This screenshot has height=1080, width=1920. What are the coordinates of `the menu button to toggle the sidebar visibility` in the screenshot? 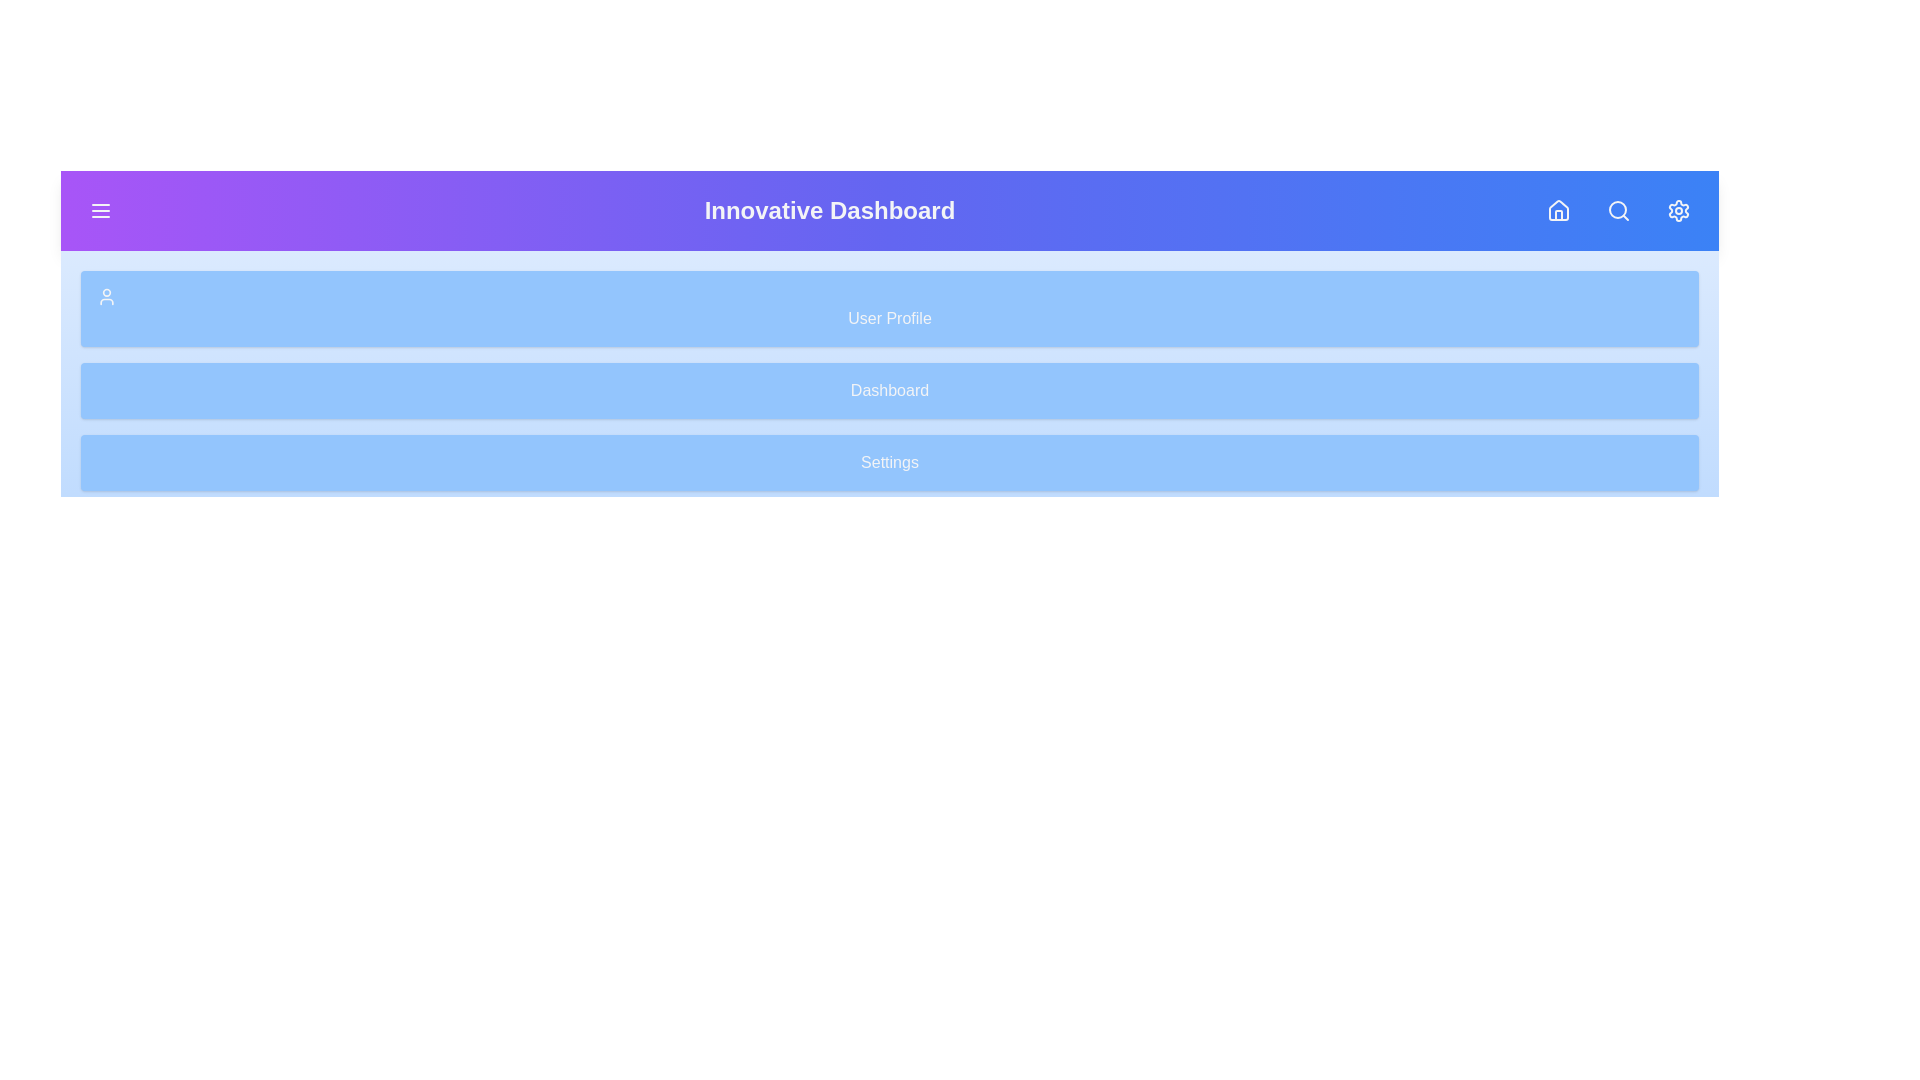 It's located at (99, 211).